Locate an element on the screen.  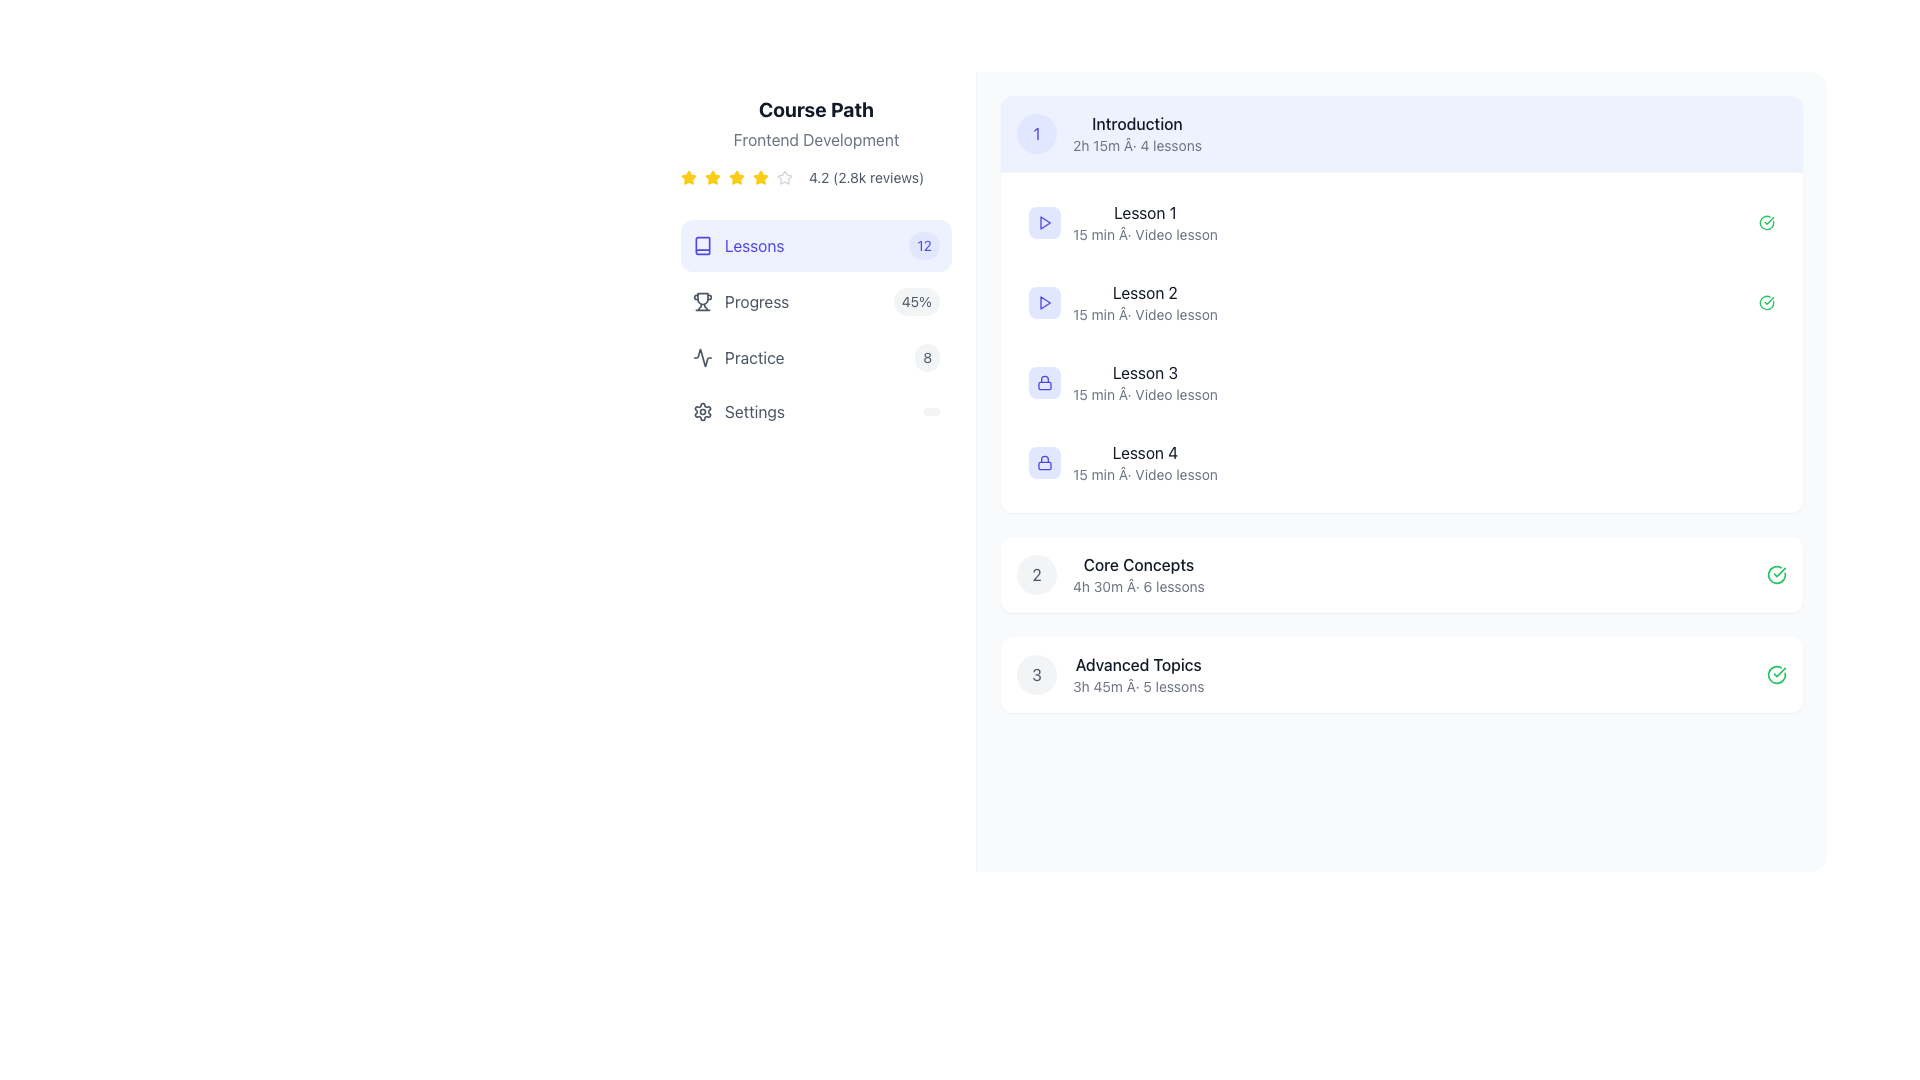
the play button graphic located to the left of 'Lesson 2' under 'Introduction' for additional information about the lesson is located at coordinates (1044, 223).